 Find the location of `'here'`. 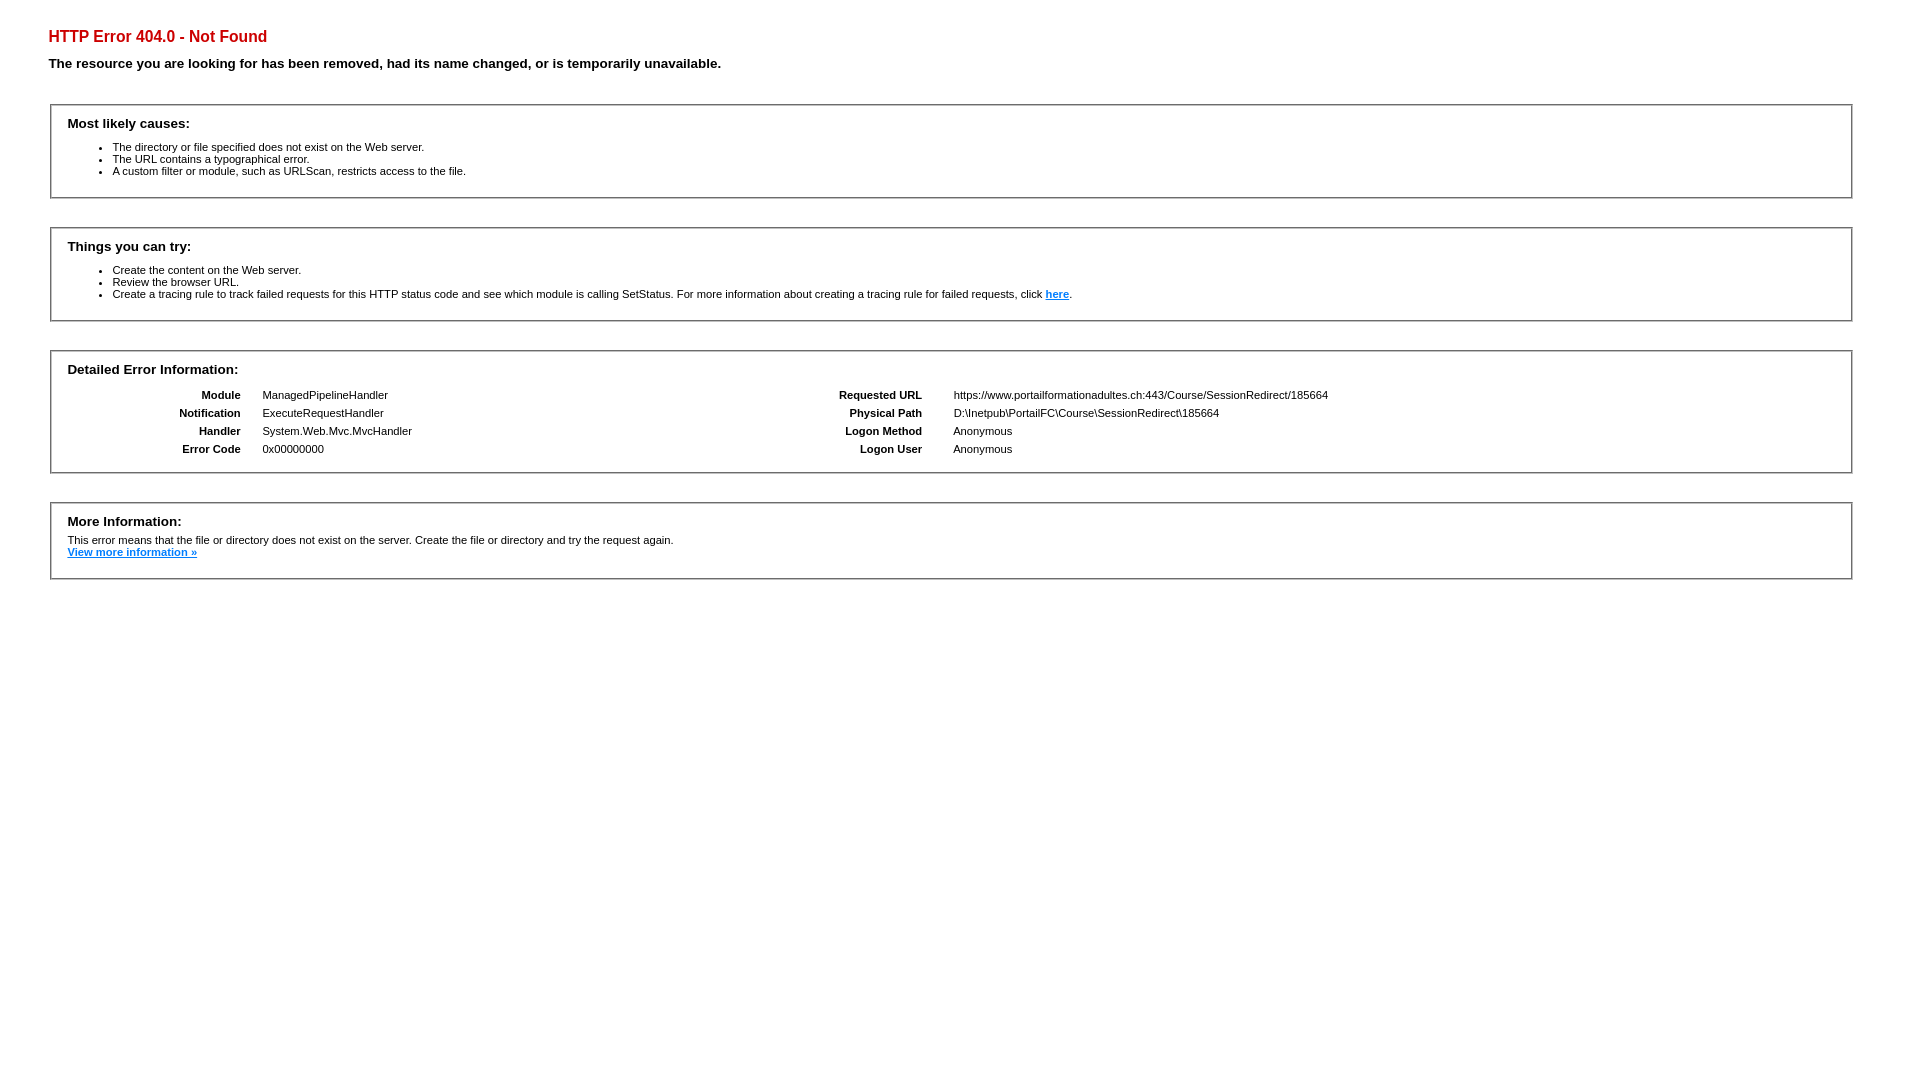

'here' is located at coordinates (1056, 293).